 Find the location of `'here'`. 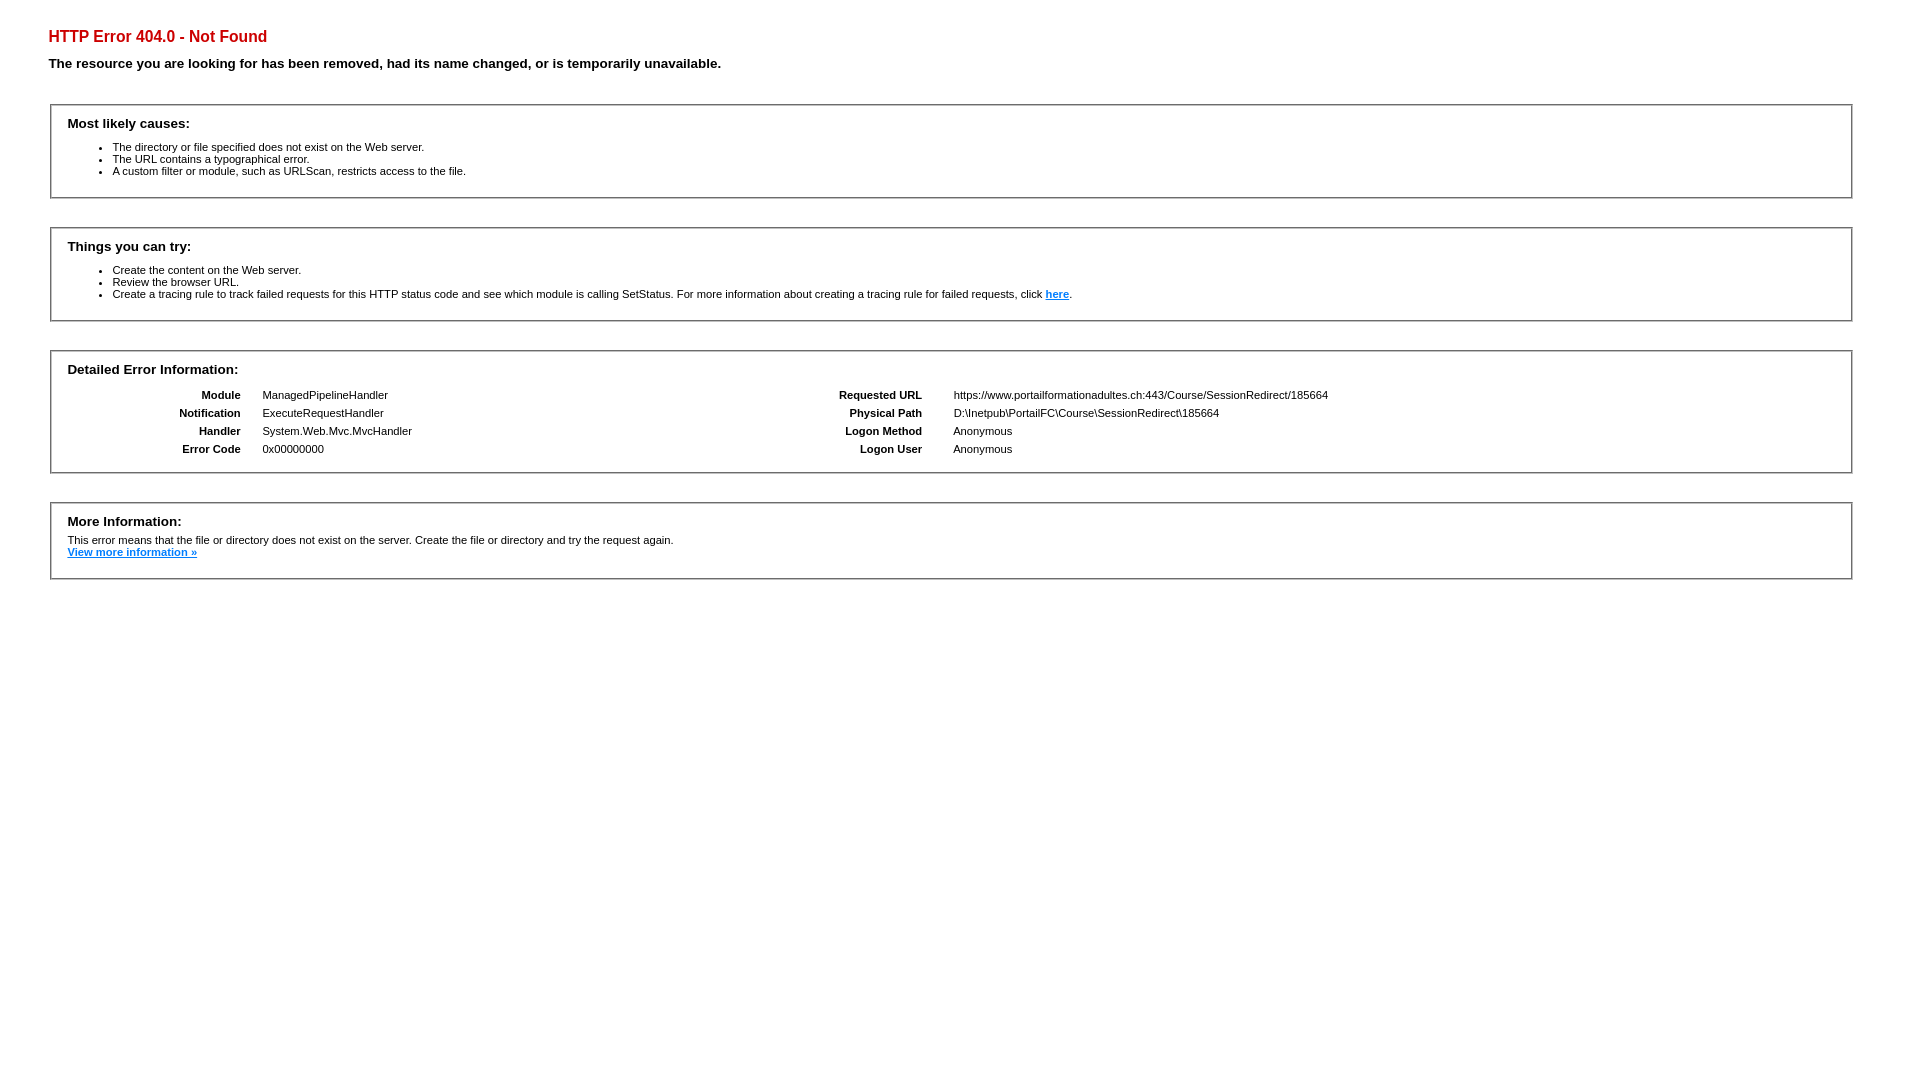

'here' is located at coordinates (1056, 293).